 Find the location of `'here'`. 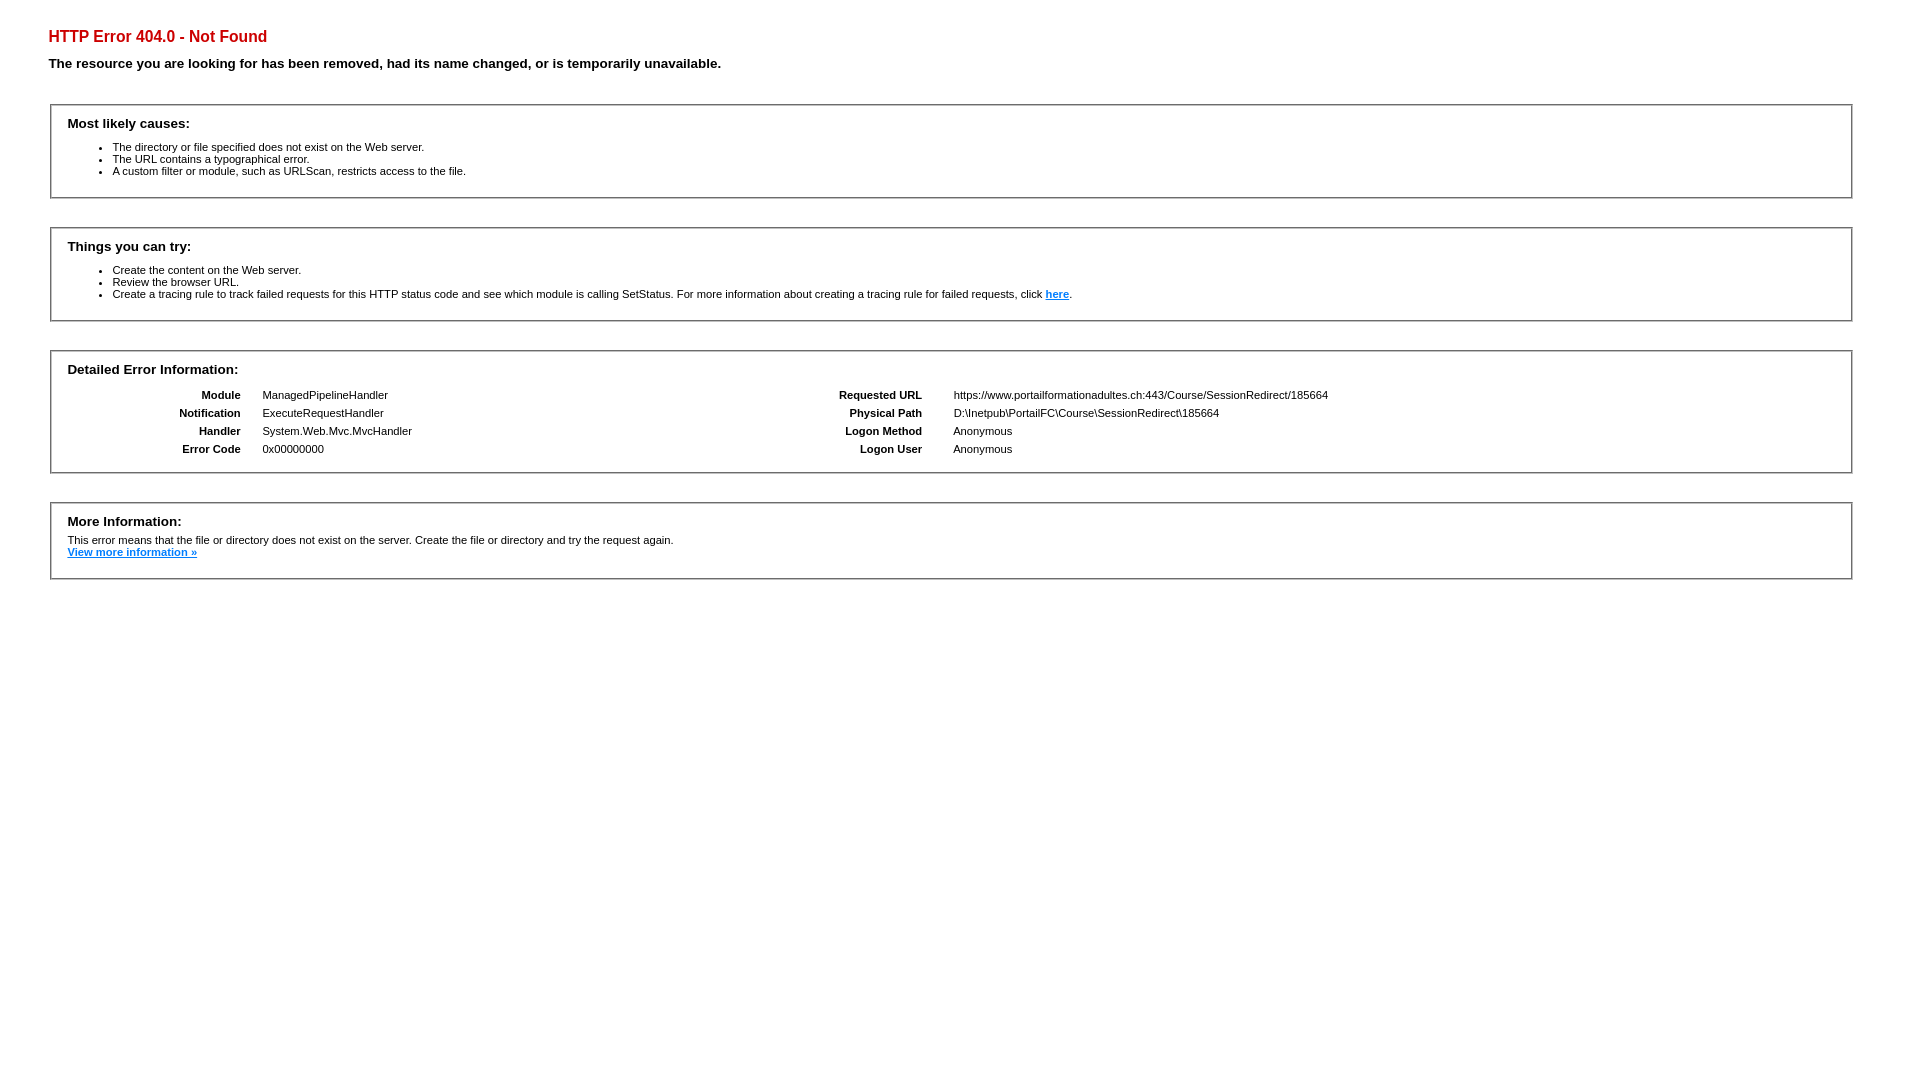

'here' is located at coordinates (1056, 293).